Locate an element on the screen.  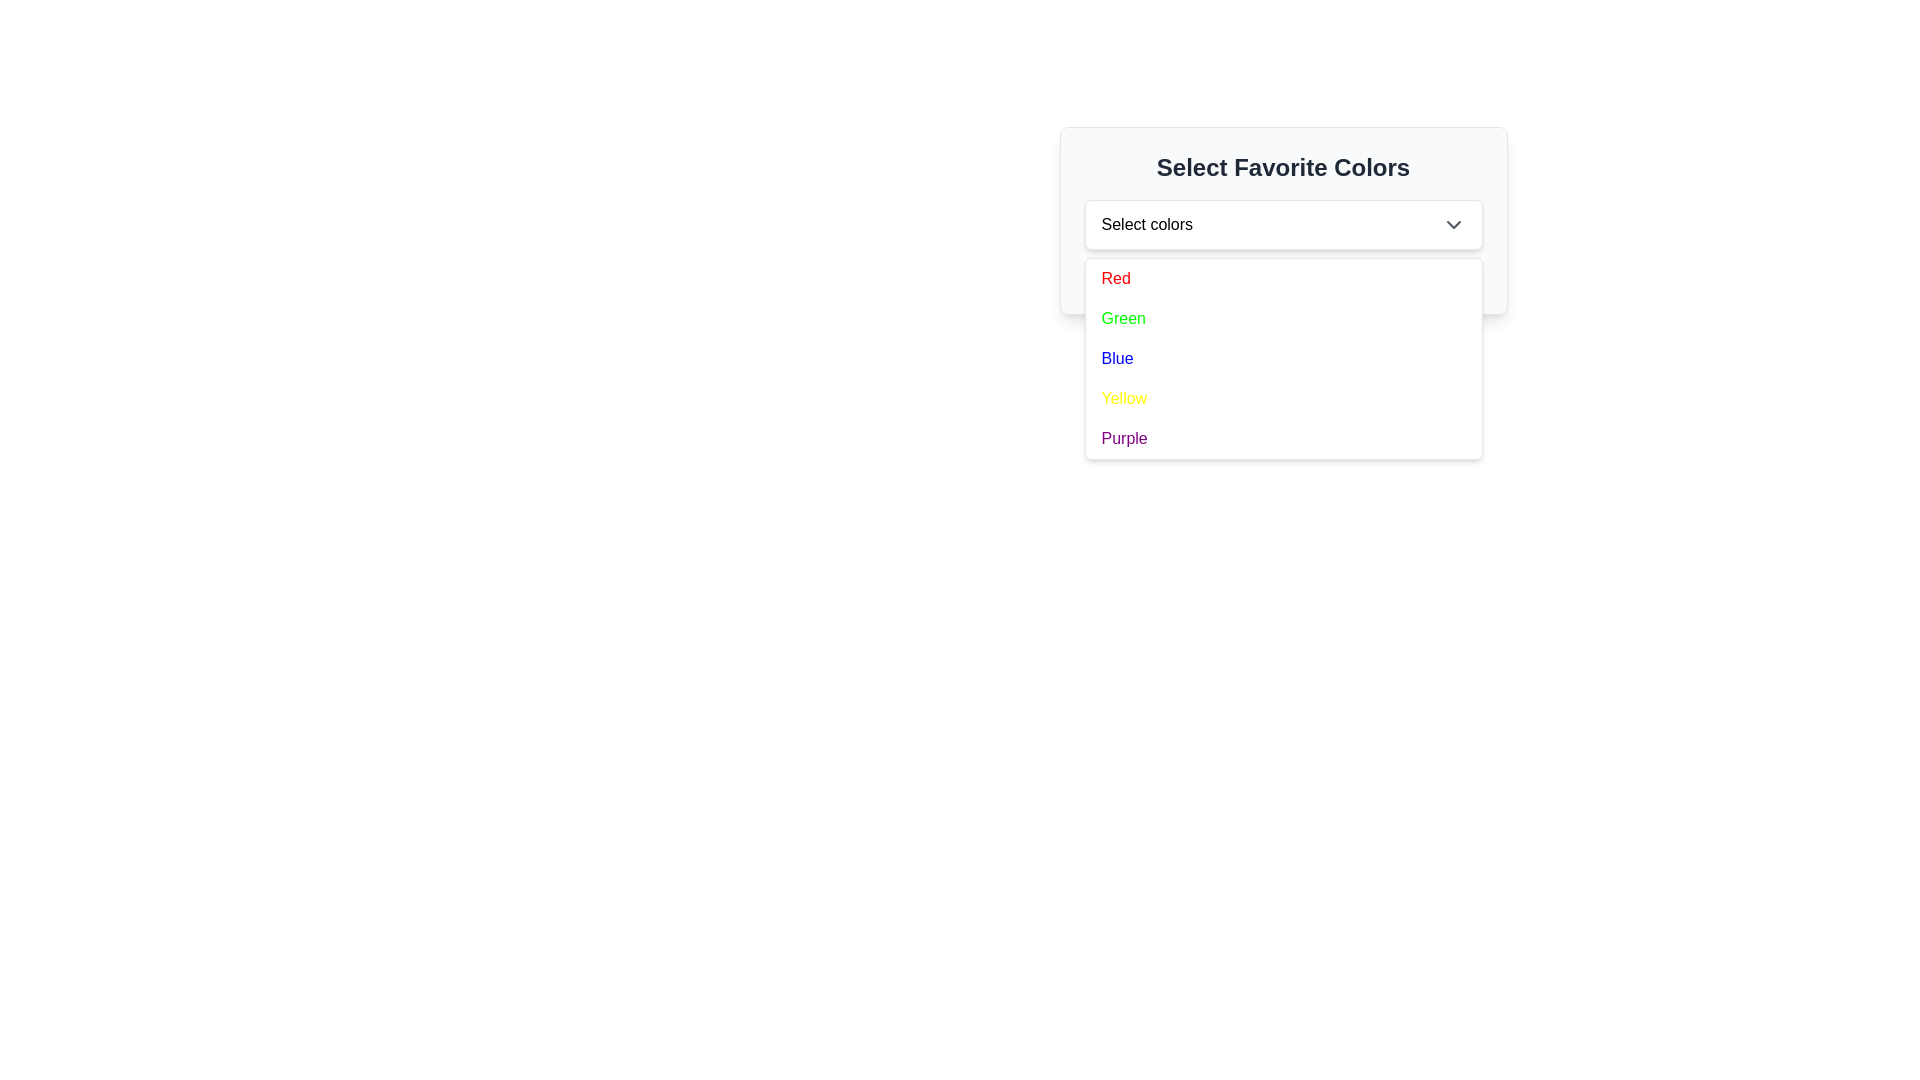
the 'Purple' option in the dropdown menu titled 'Select Favorite Colors' is located at coordinates (1283, 438).